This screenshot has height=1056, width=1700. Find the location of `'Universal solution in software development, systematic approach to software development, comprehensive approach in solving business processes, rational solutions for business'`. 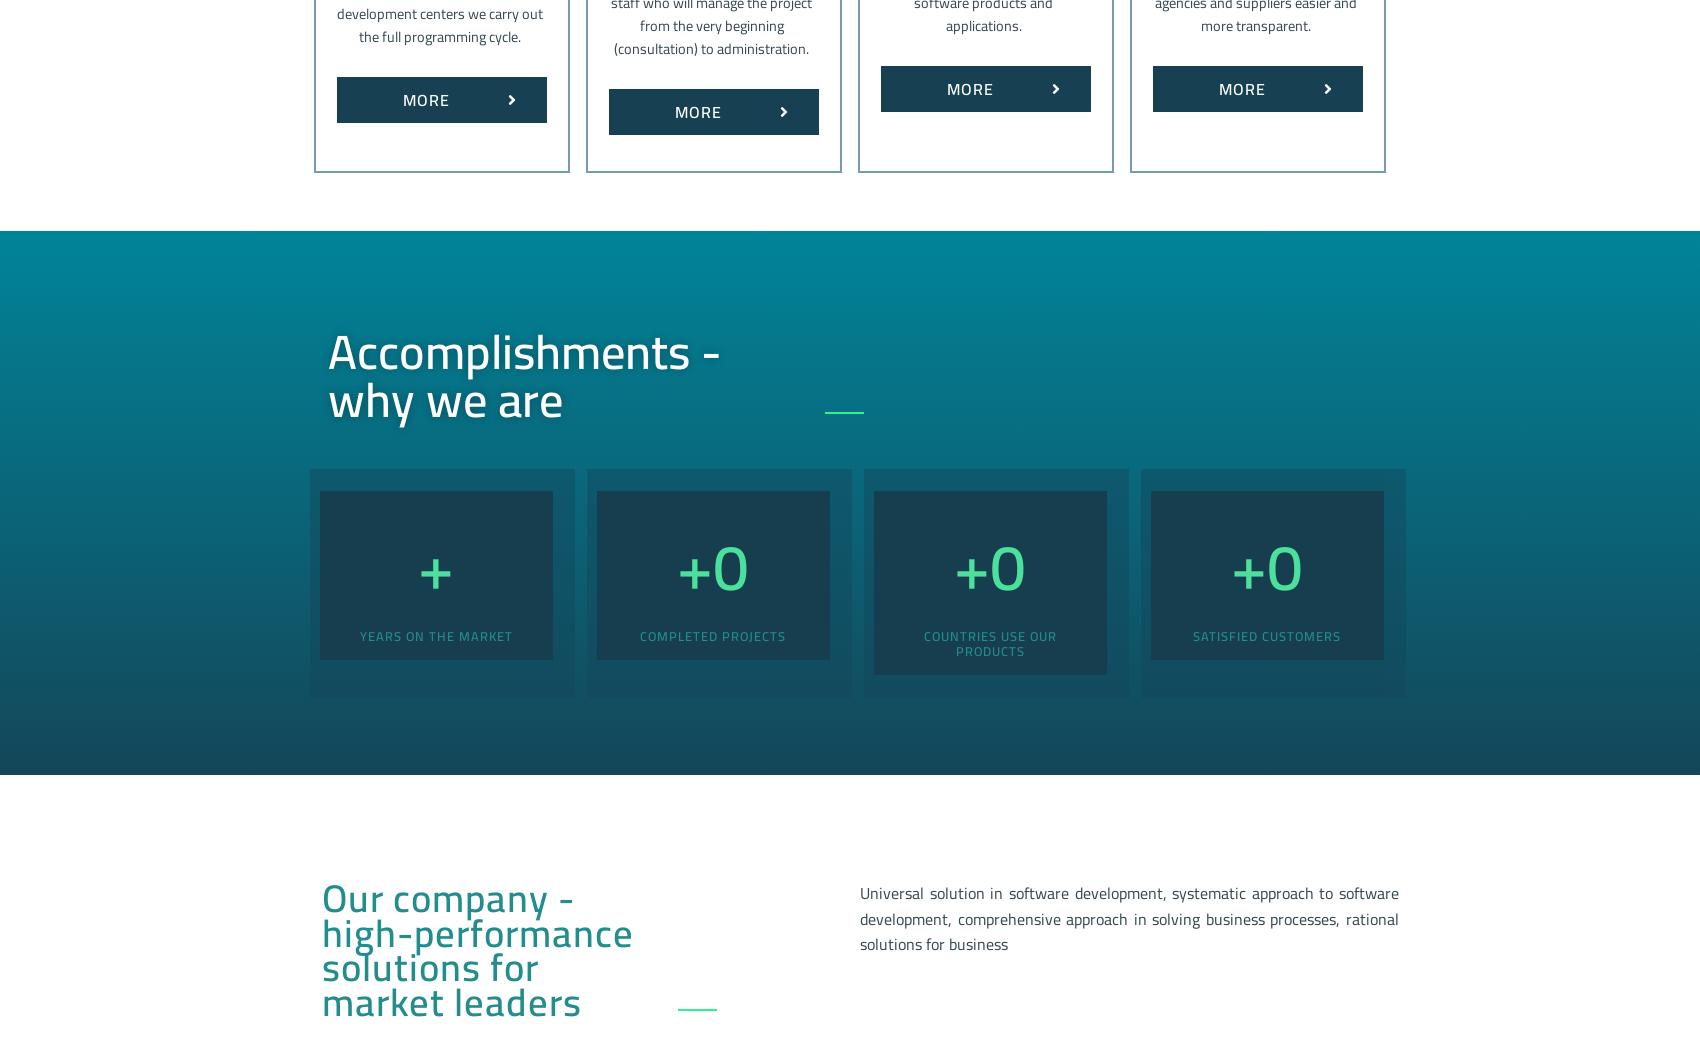

'Universal solution in software development, systematic approach to software development, comprehensive approach in solving business processes, rational solutions for business' is located at coordinates (1129, 917).